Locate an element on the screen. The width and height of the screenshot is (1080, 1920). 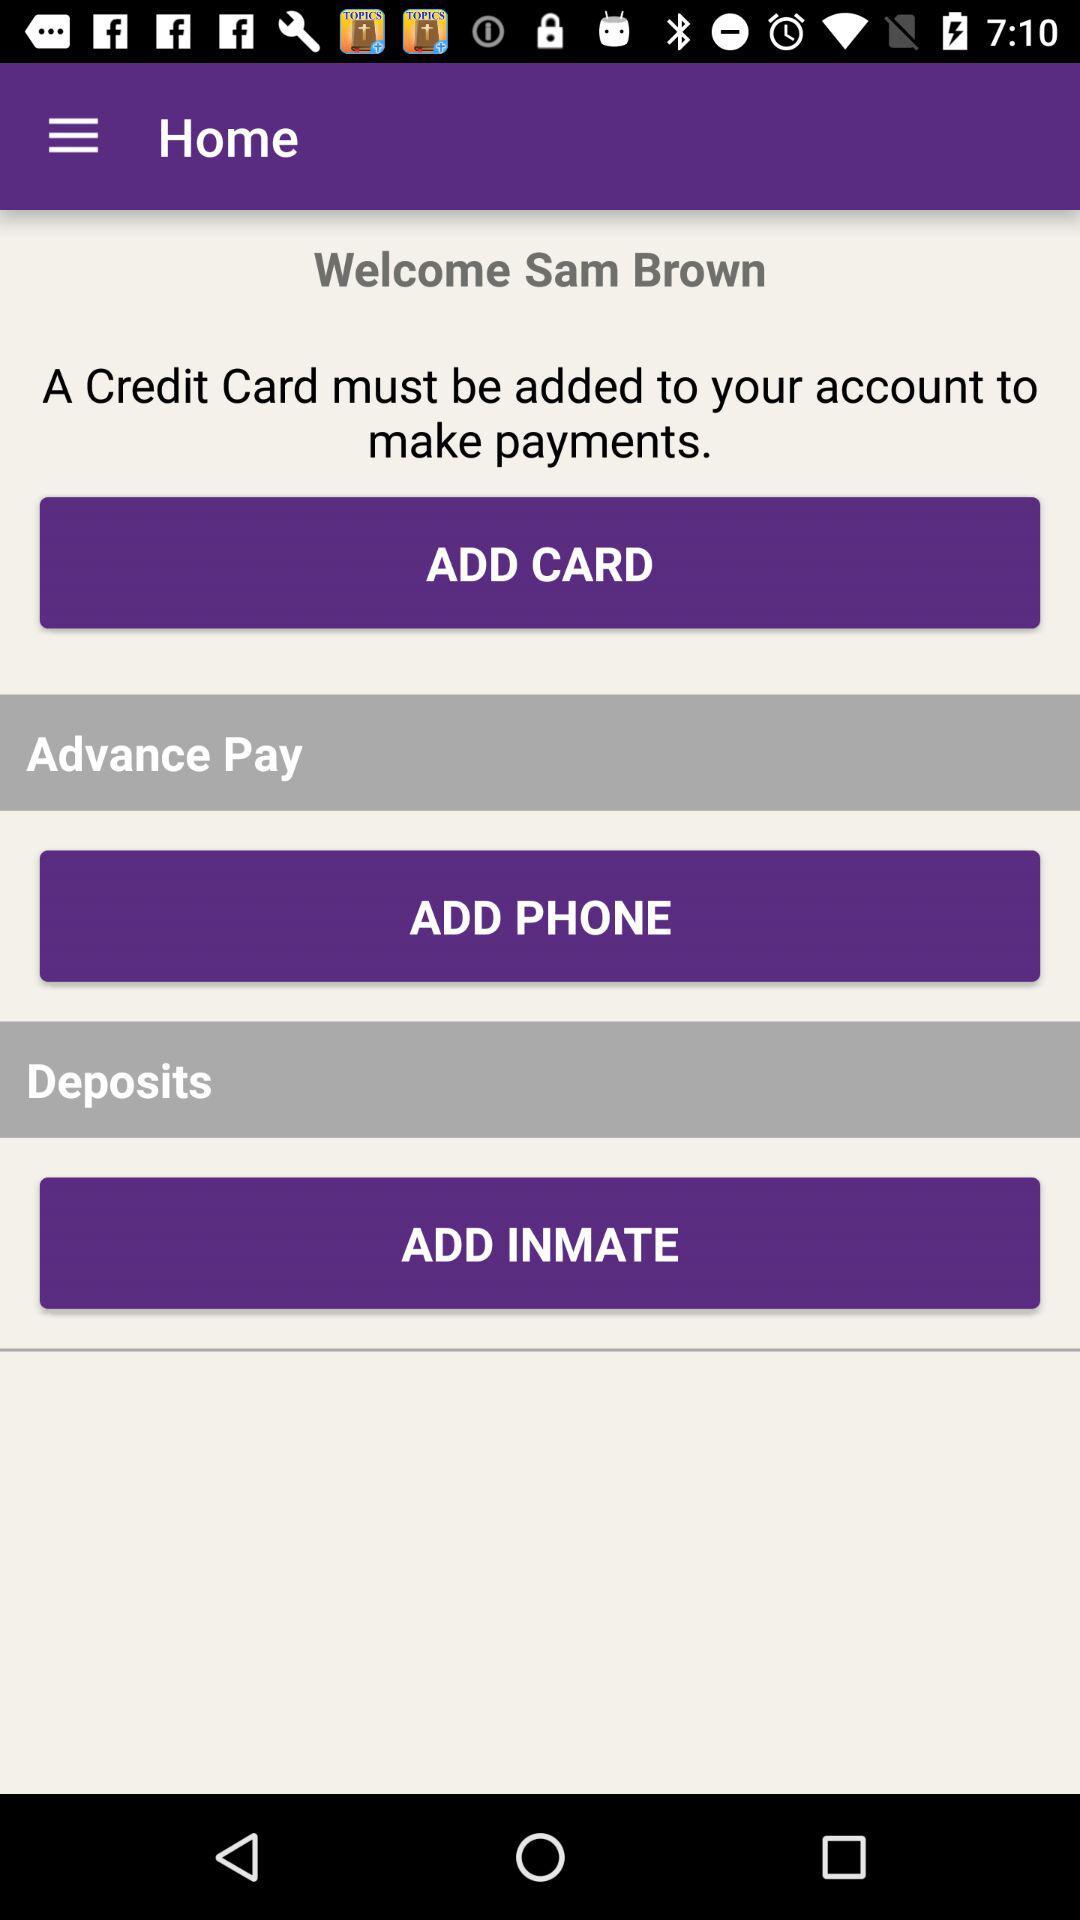
item above deposits icon is located at coordinates (540, 915).